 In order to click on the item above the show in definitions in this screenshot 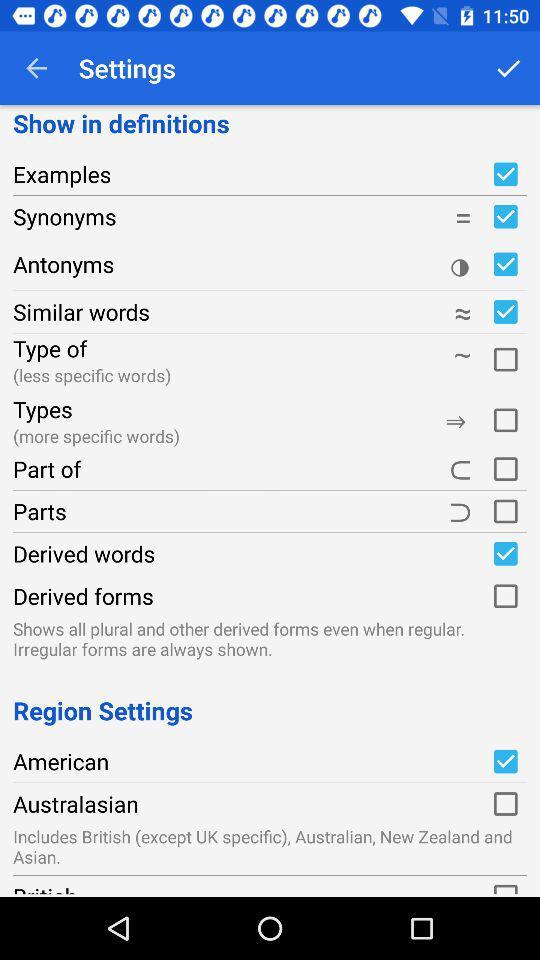, I will do `click(36, 68)`.